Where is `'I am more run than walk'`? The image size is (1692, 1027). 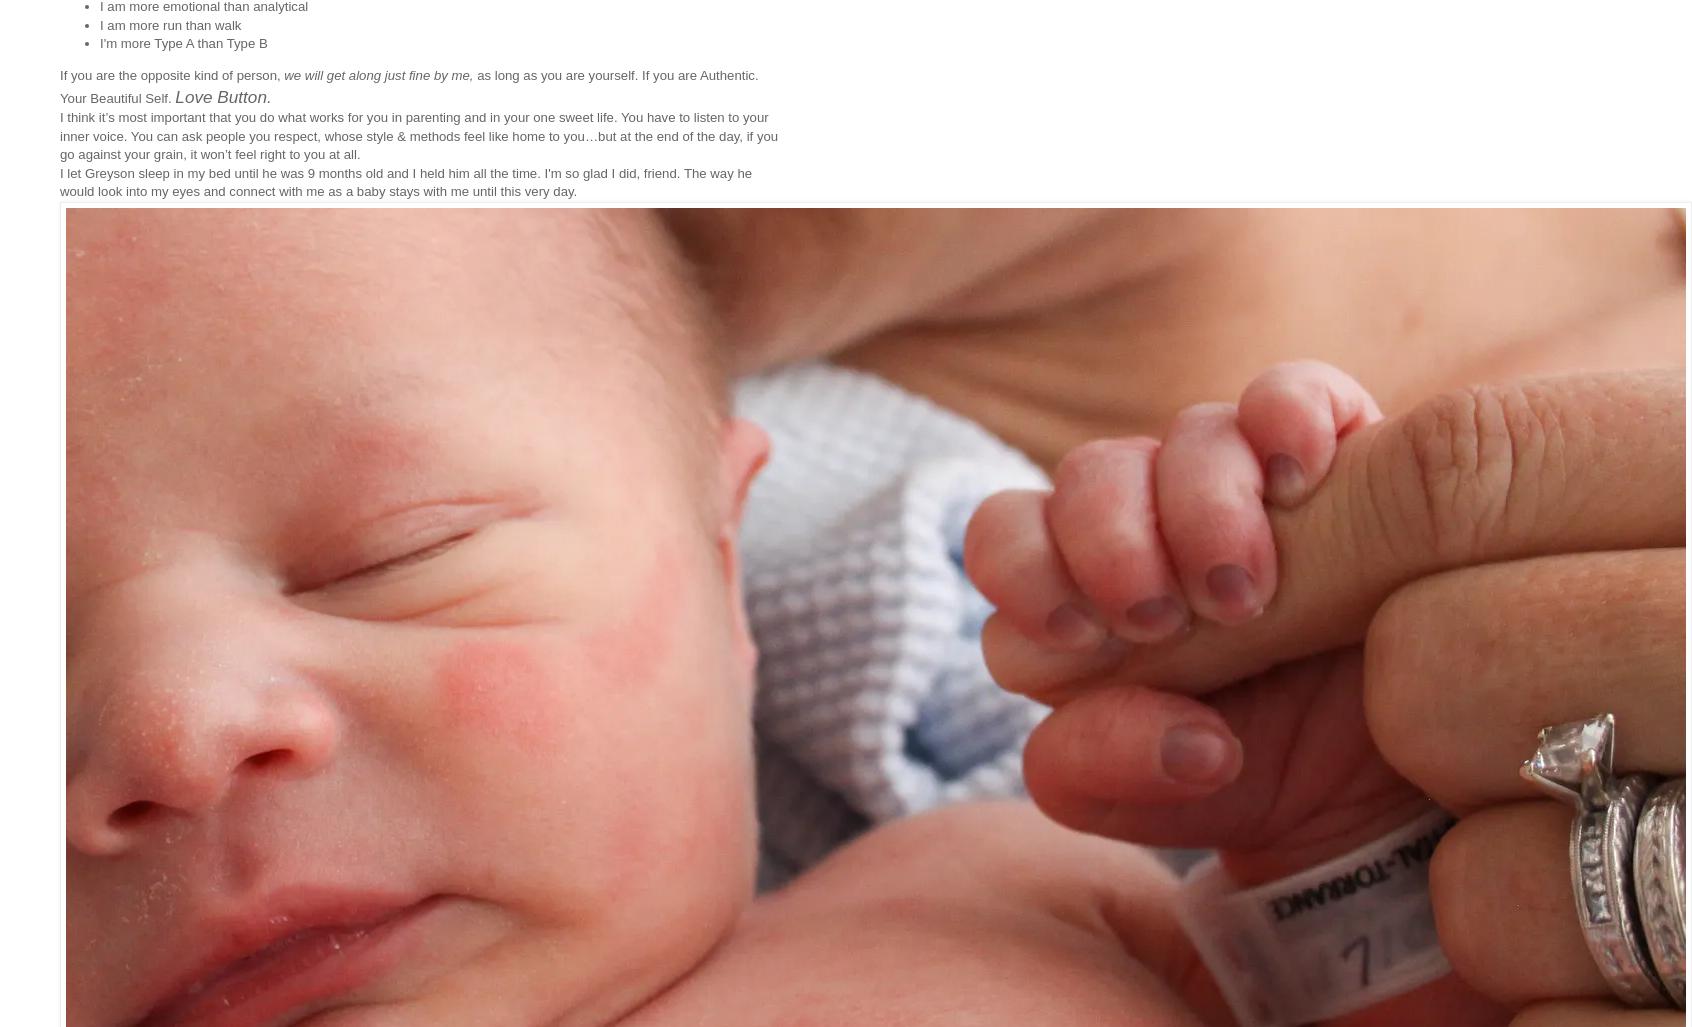
'I am more run than walk' is located at coordinates (169, 24).